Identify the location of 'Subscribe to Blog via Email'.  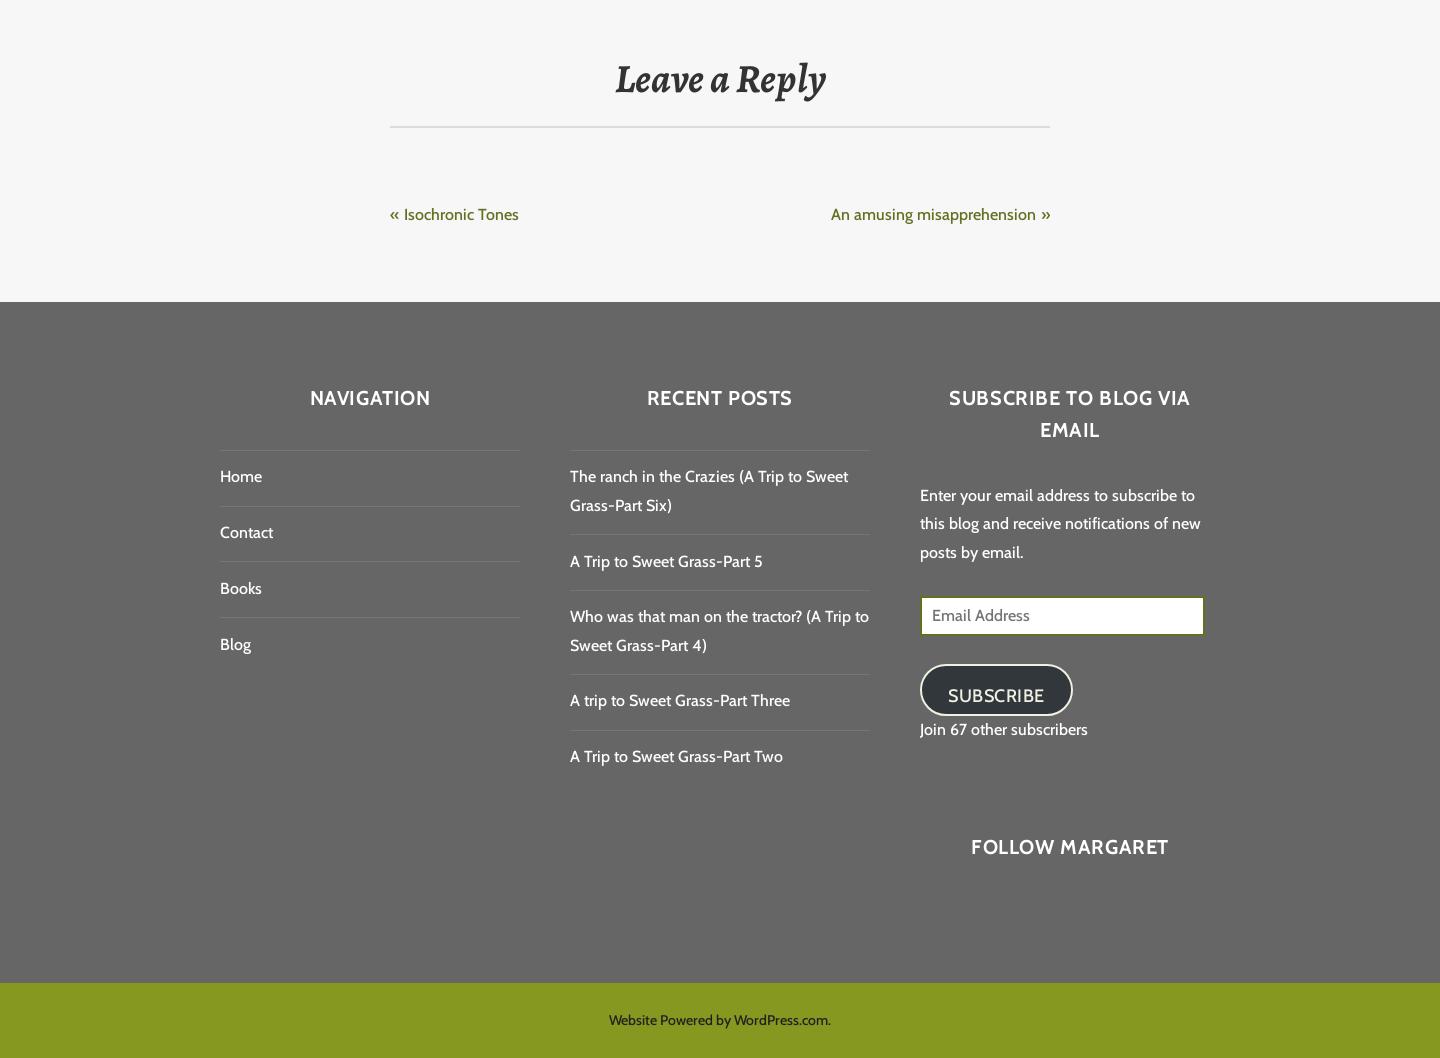
(948, 413).